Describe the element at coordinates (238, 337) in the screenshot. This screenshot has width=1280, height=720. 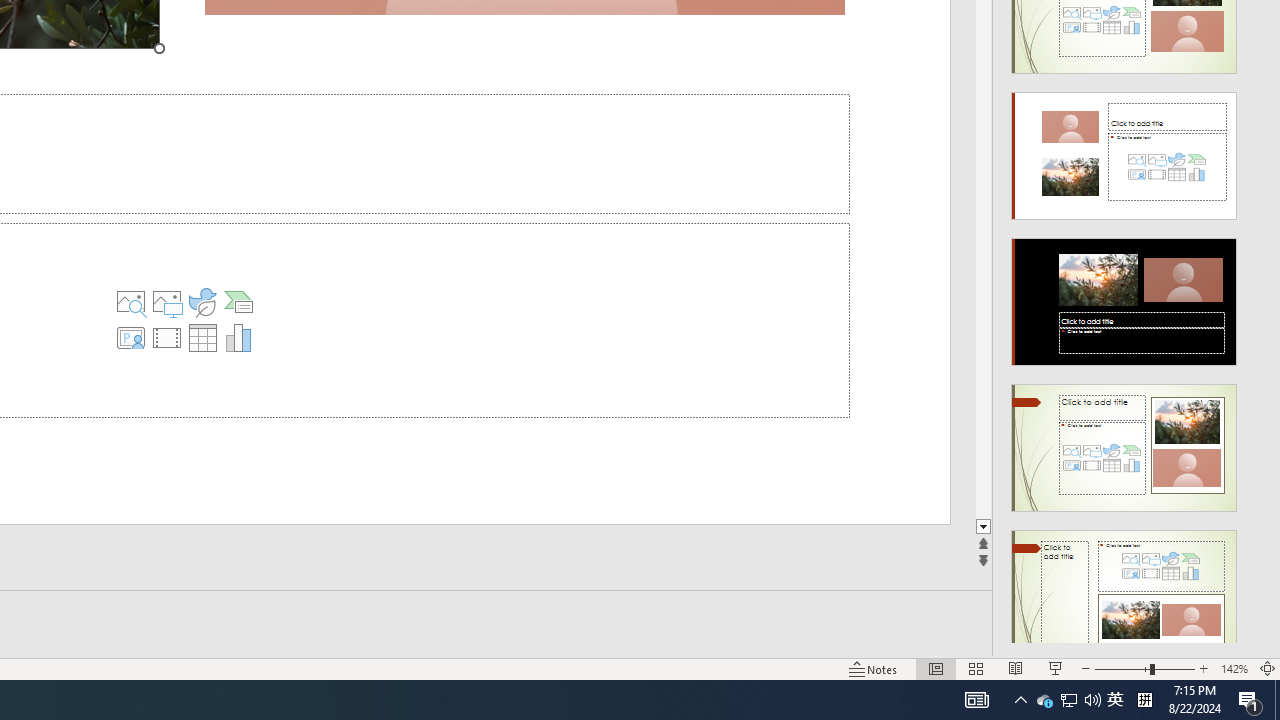
I see `'Insert Chart'` at that location.